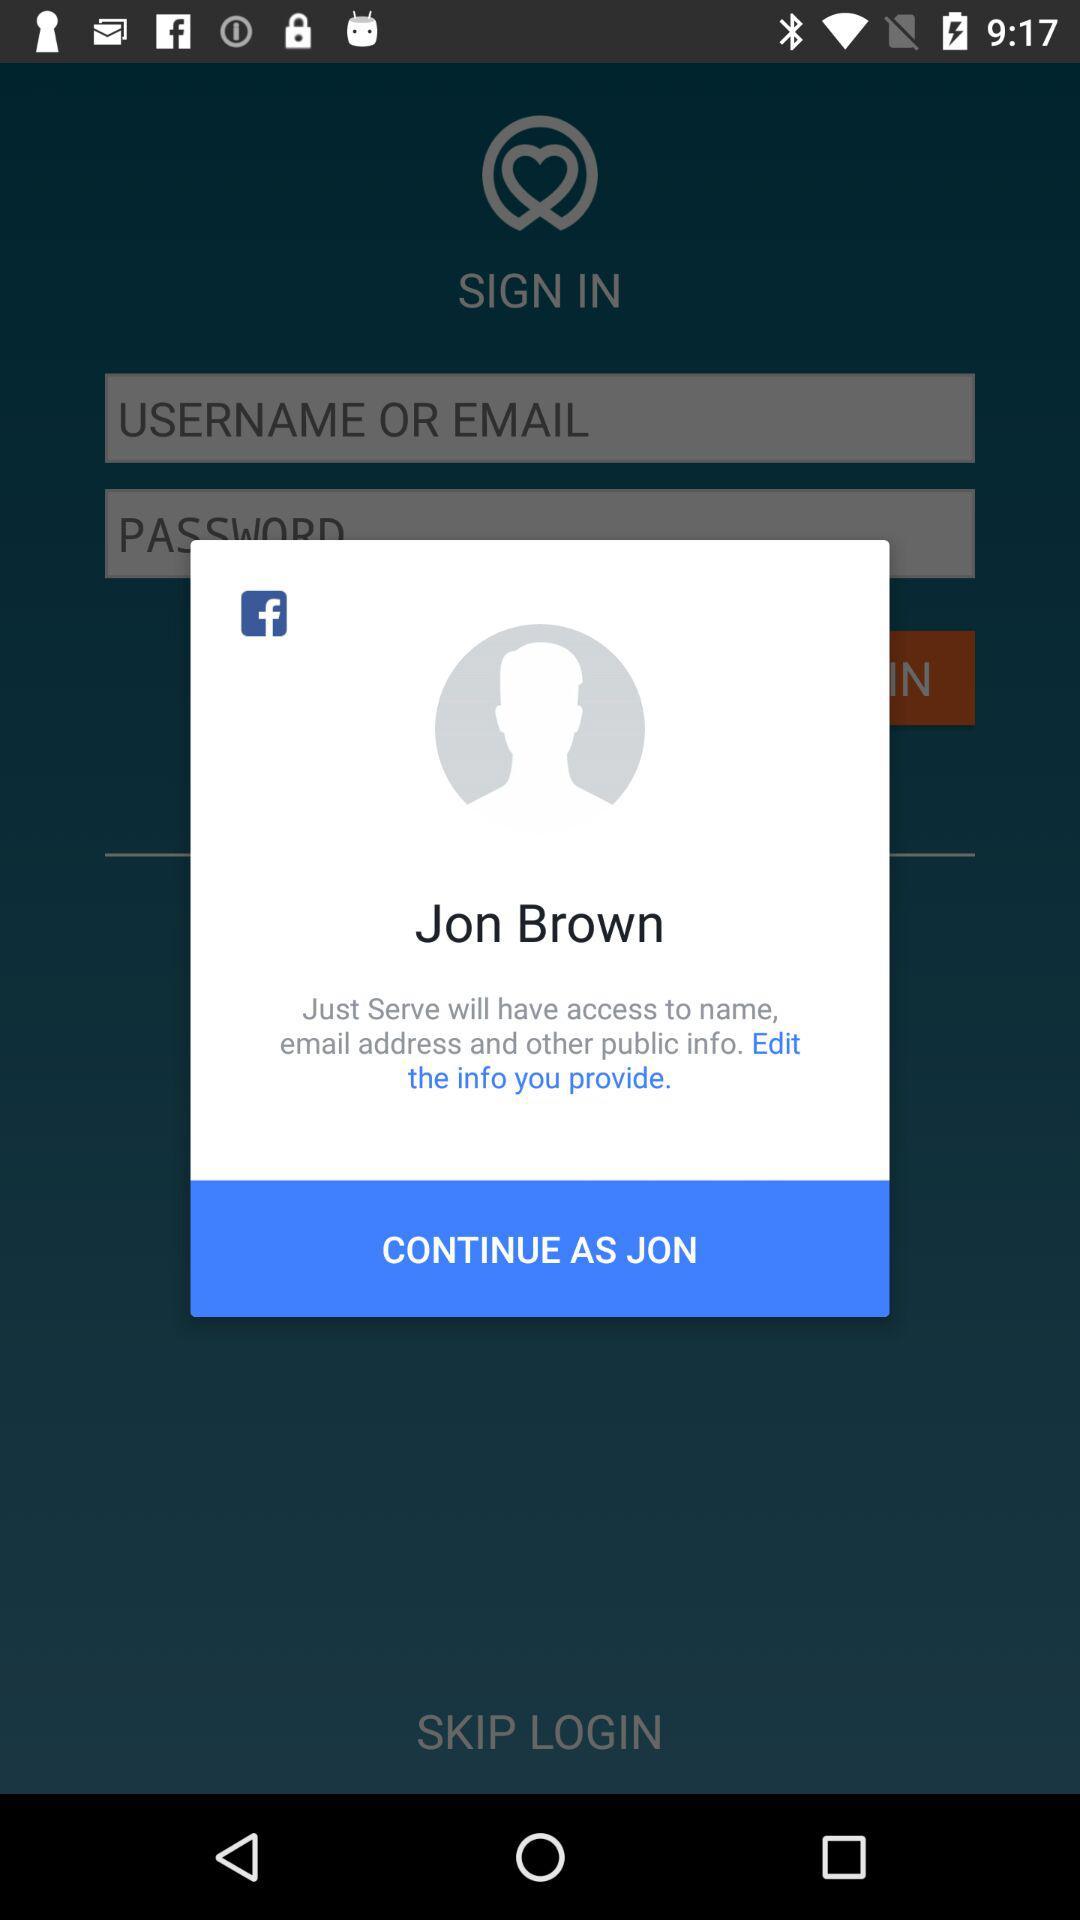 The image size is (1080, 1920). I want to click on continue as jon item, so click(540, 1247).